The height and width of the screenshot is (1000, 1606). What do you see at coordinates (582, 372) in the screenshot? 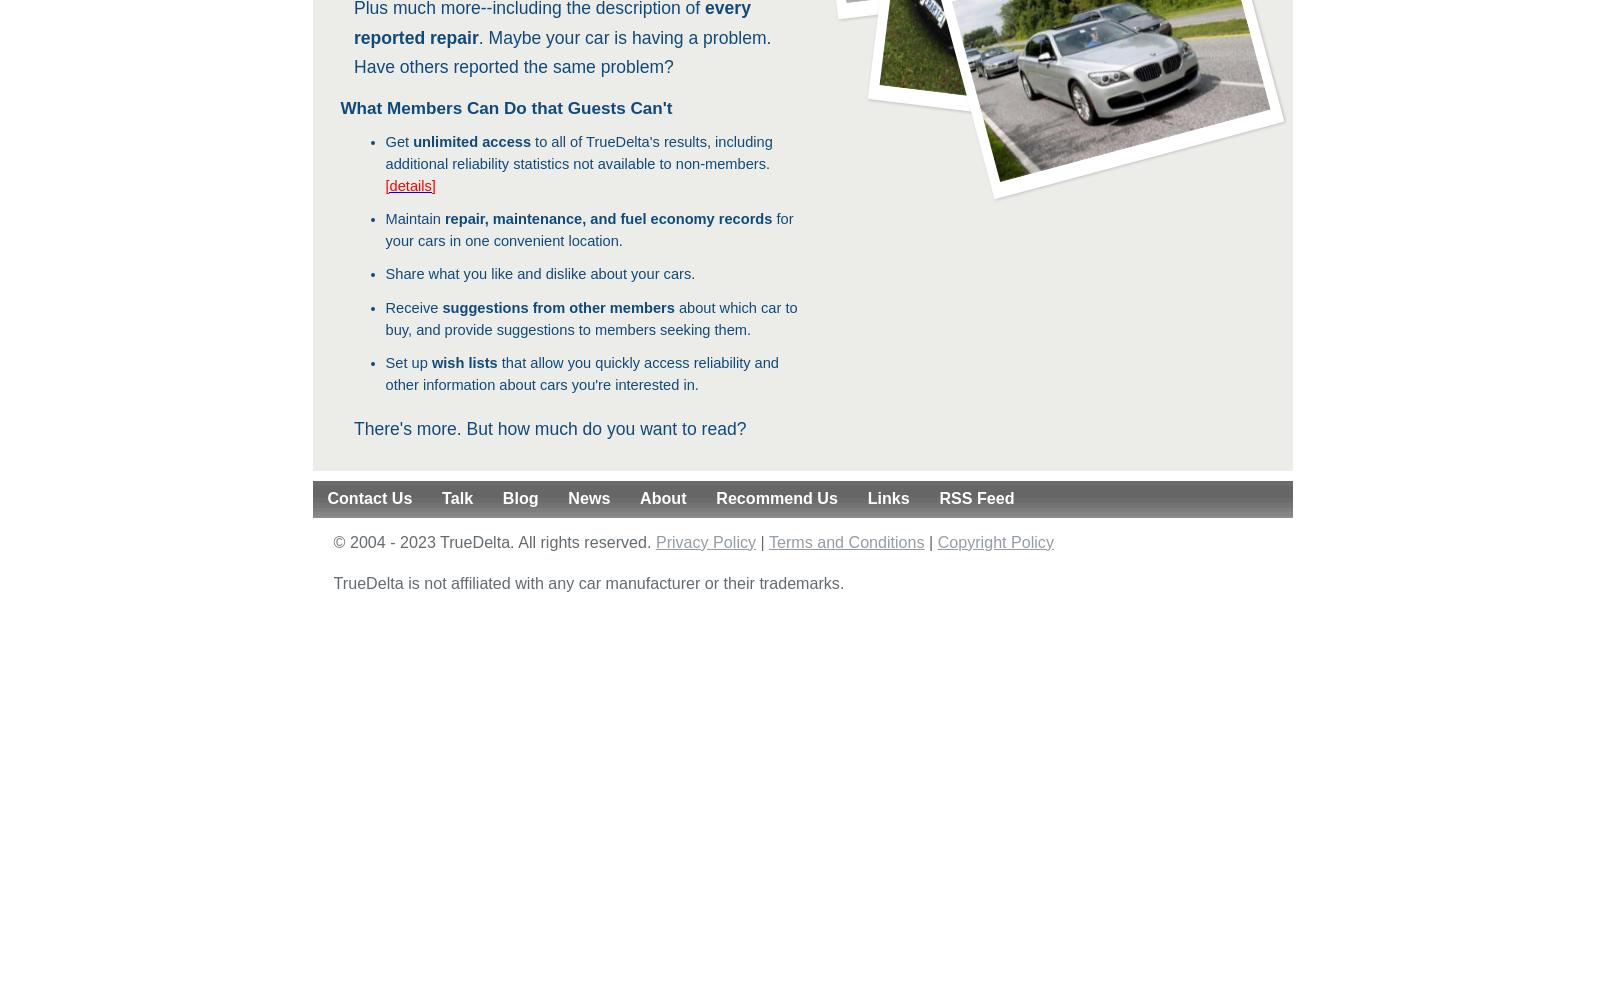
I see `'that allow you quickly access reliability and other information about cars you're interested in.'` at bounding box center [582, 372].